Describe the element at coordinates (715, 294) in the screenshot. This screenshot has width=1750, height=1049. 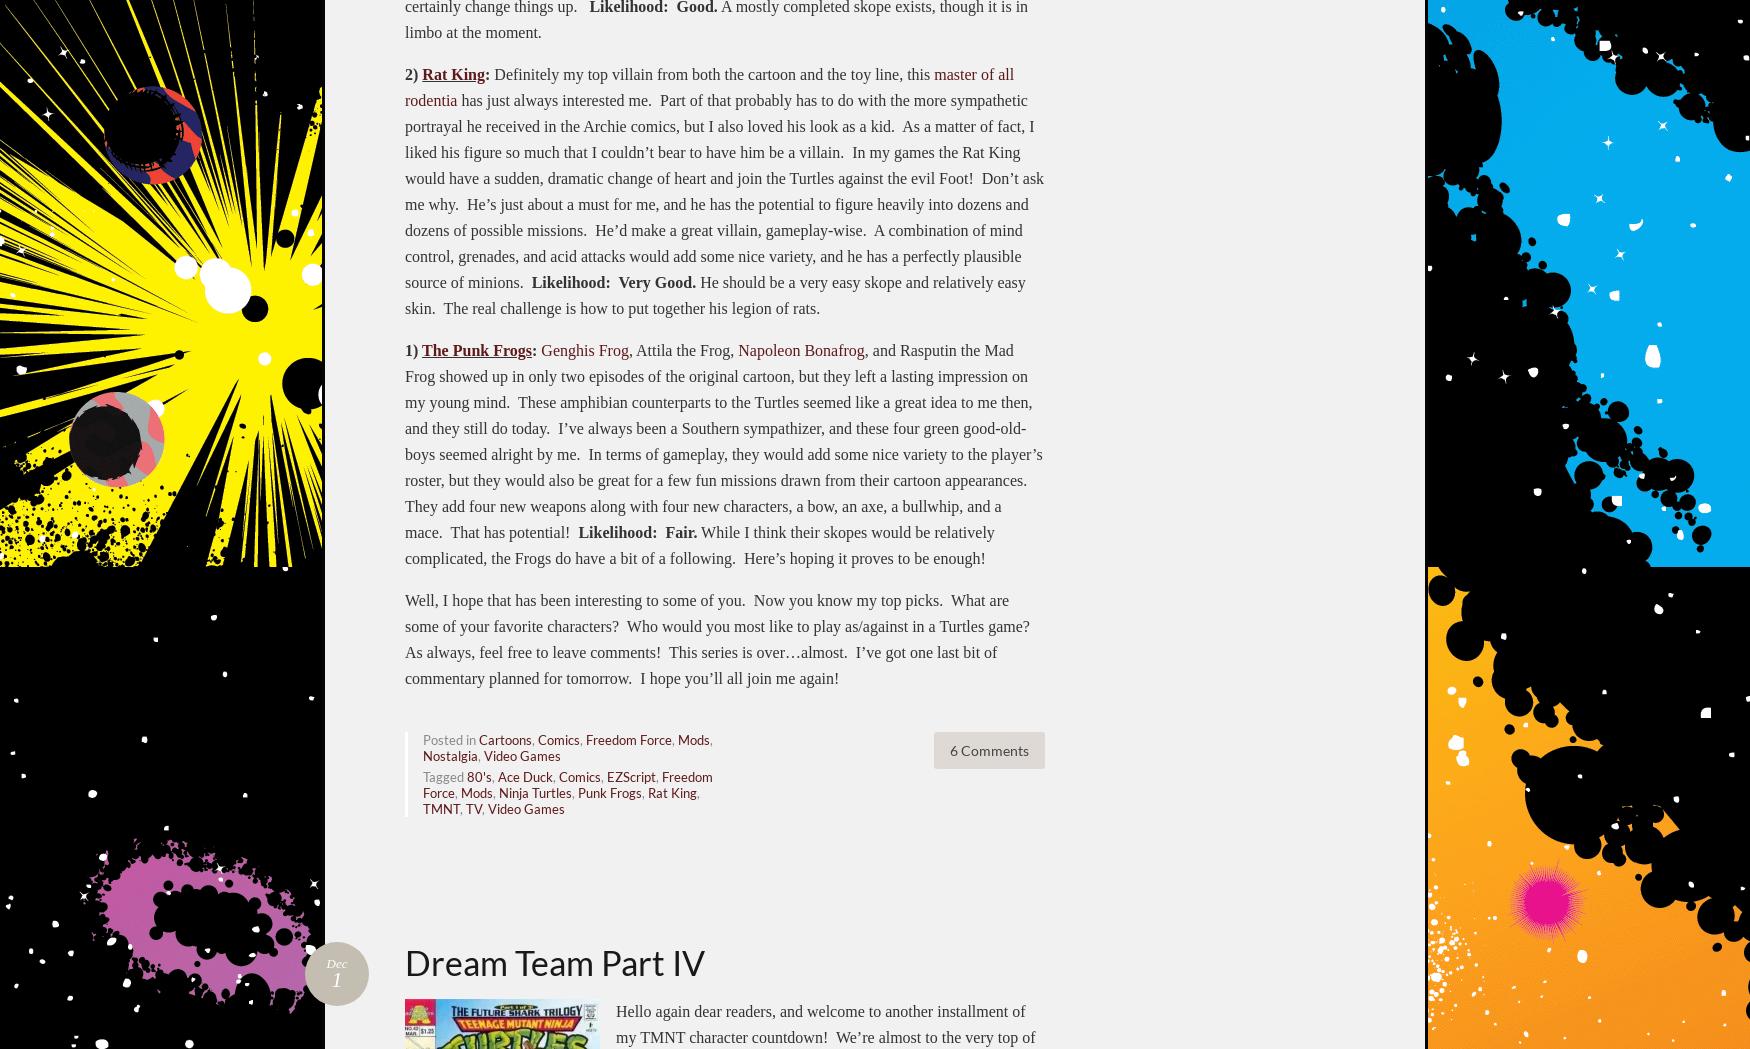
I see `'He should be a very easy skope and relatively easy skin.  The real challenge is how to put together his legion of rats.'` at that location.